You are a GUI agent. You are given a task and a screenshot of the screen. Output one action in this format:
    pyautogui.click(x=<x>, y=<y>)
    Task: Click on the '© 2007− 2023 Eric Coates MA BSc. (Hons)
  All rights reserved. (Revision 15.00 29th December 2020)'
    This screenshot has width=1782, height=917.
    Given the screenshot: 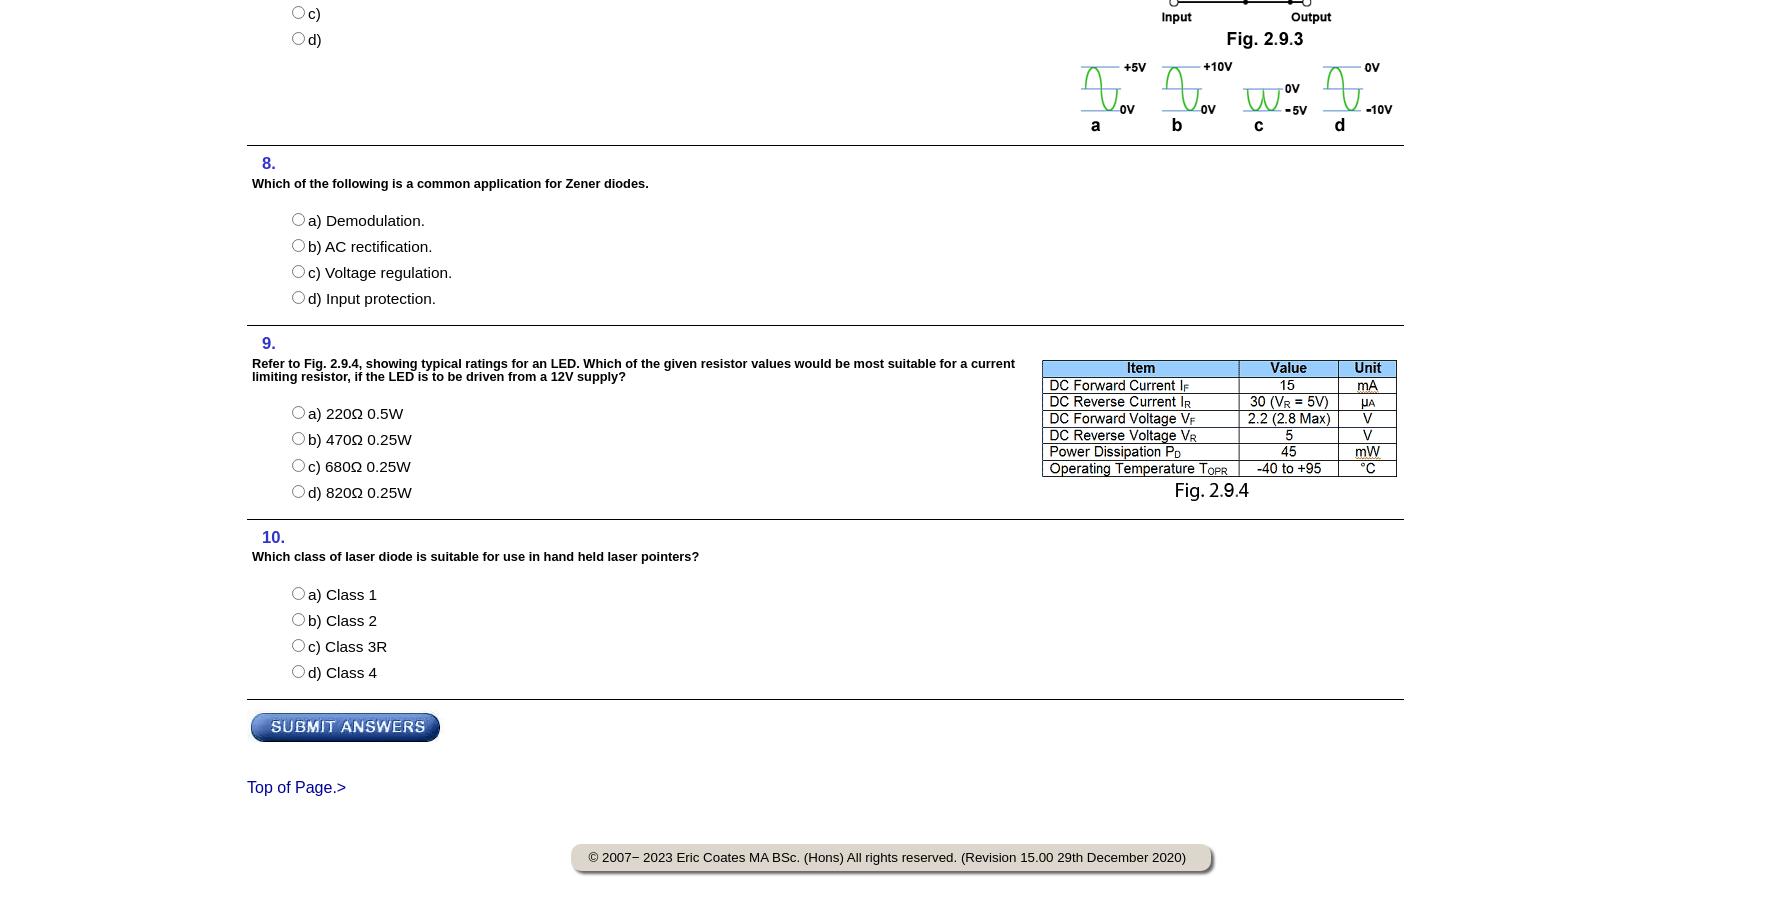 What is the action you would take?
    pyautogui.click(x=588, y=856)
    